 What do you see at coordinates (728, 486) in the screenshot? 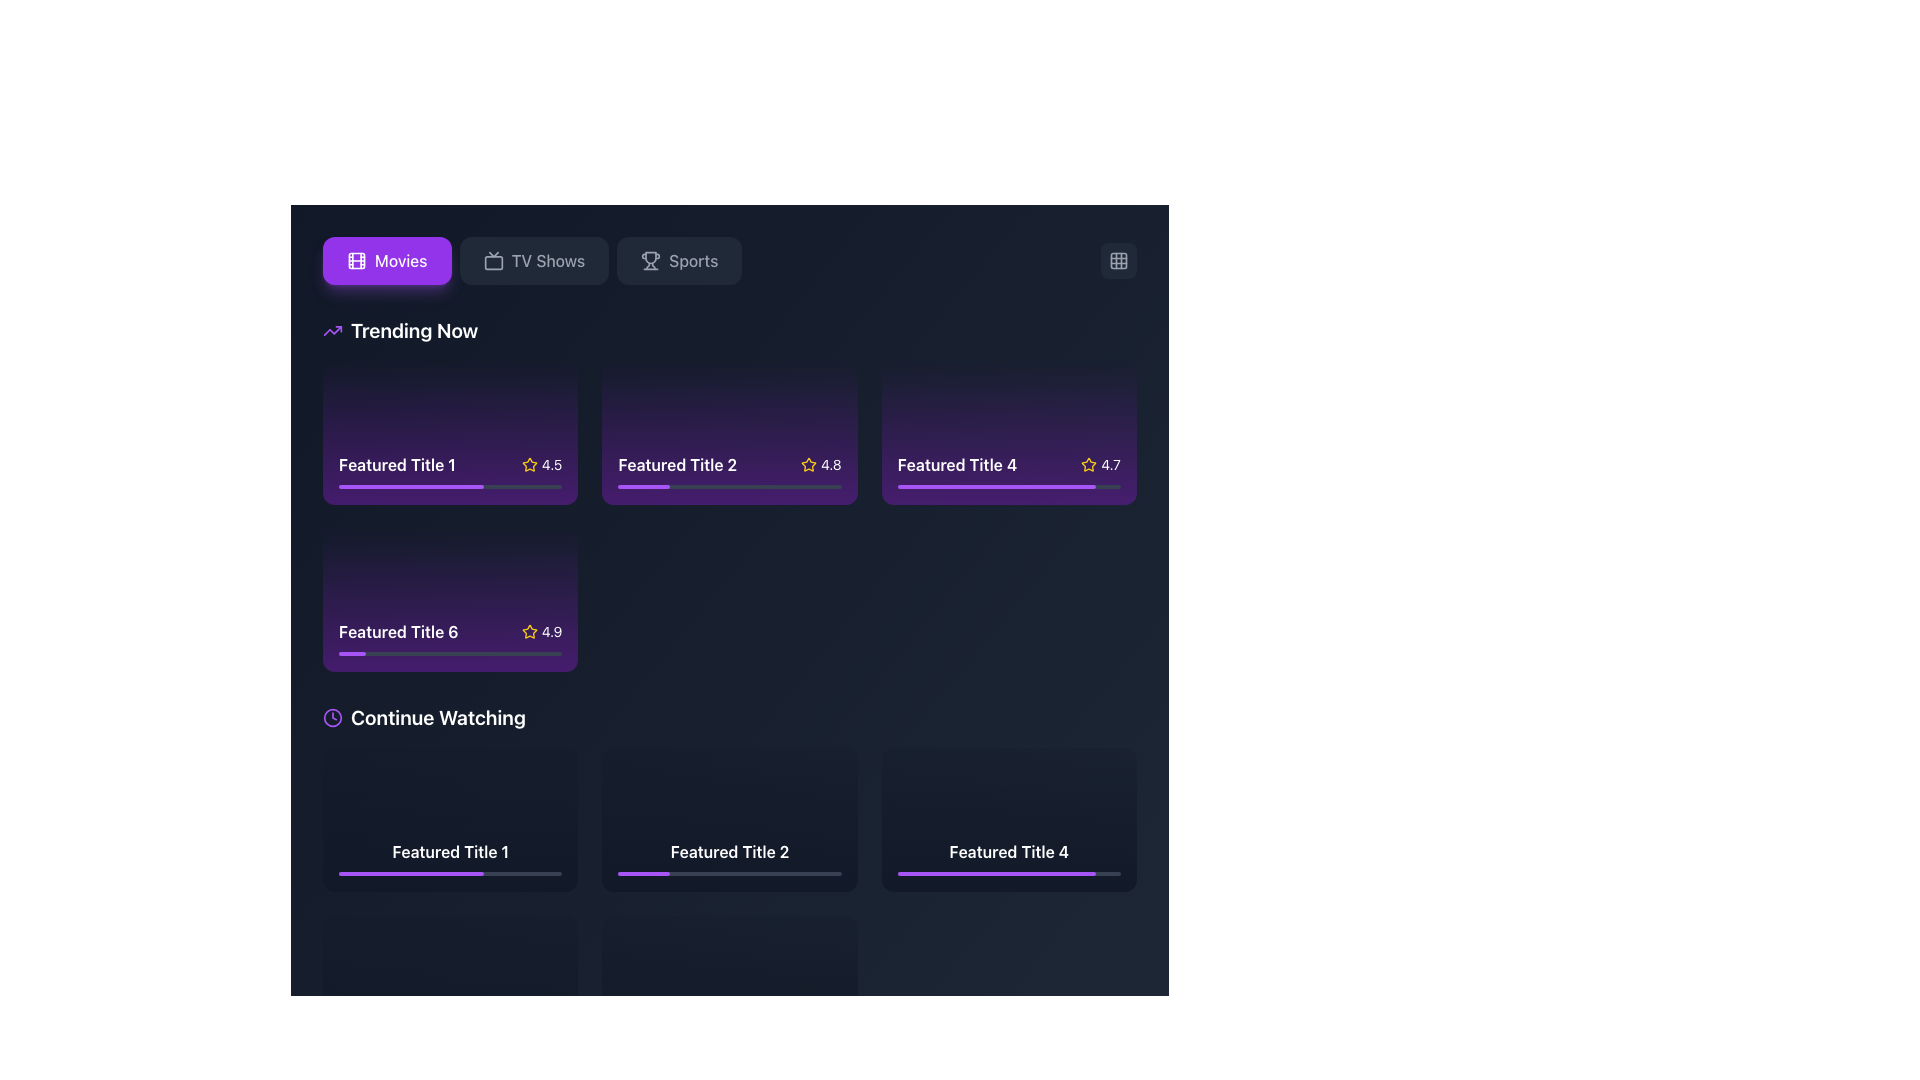
I see `the thin, horizontal progress bar located beneath 'Featured Title 2' with a rating of '4.8' in the 'Trending Now' section` at bounding box center [728, 486].